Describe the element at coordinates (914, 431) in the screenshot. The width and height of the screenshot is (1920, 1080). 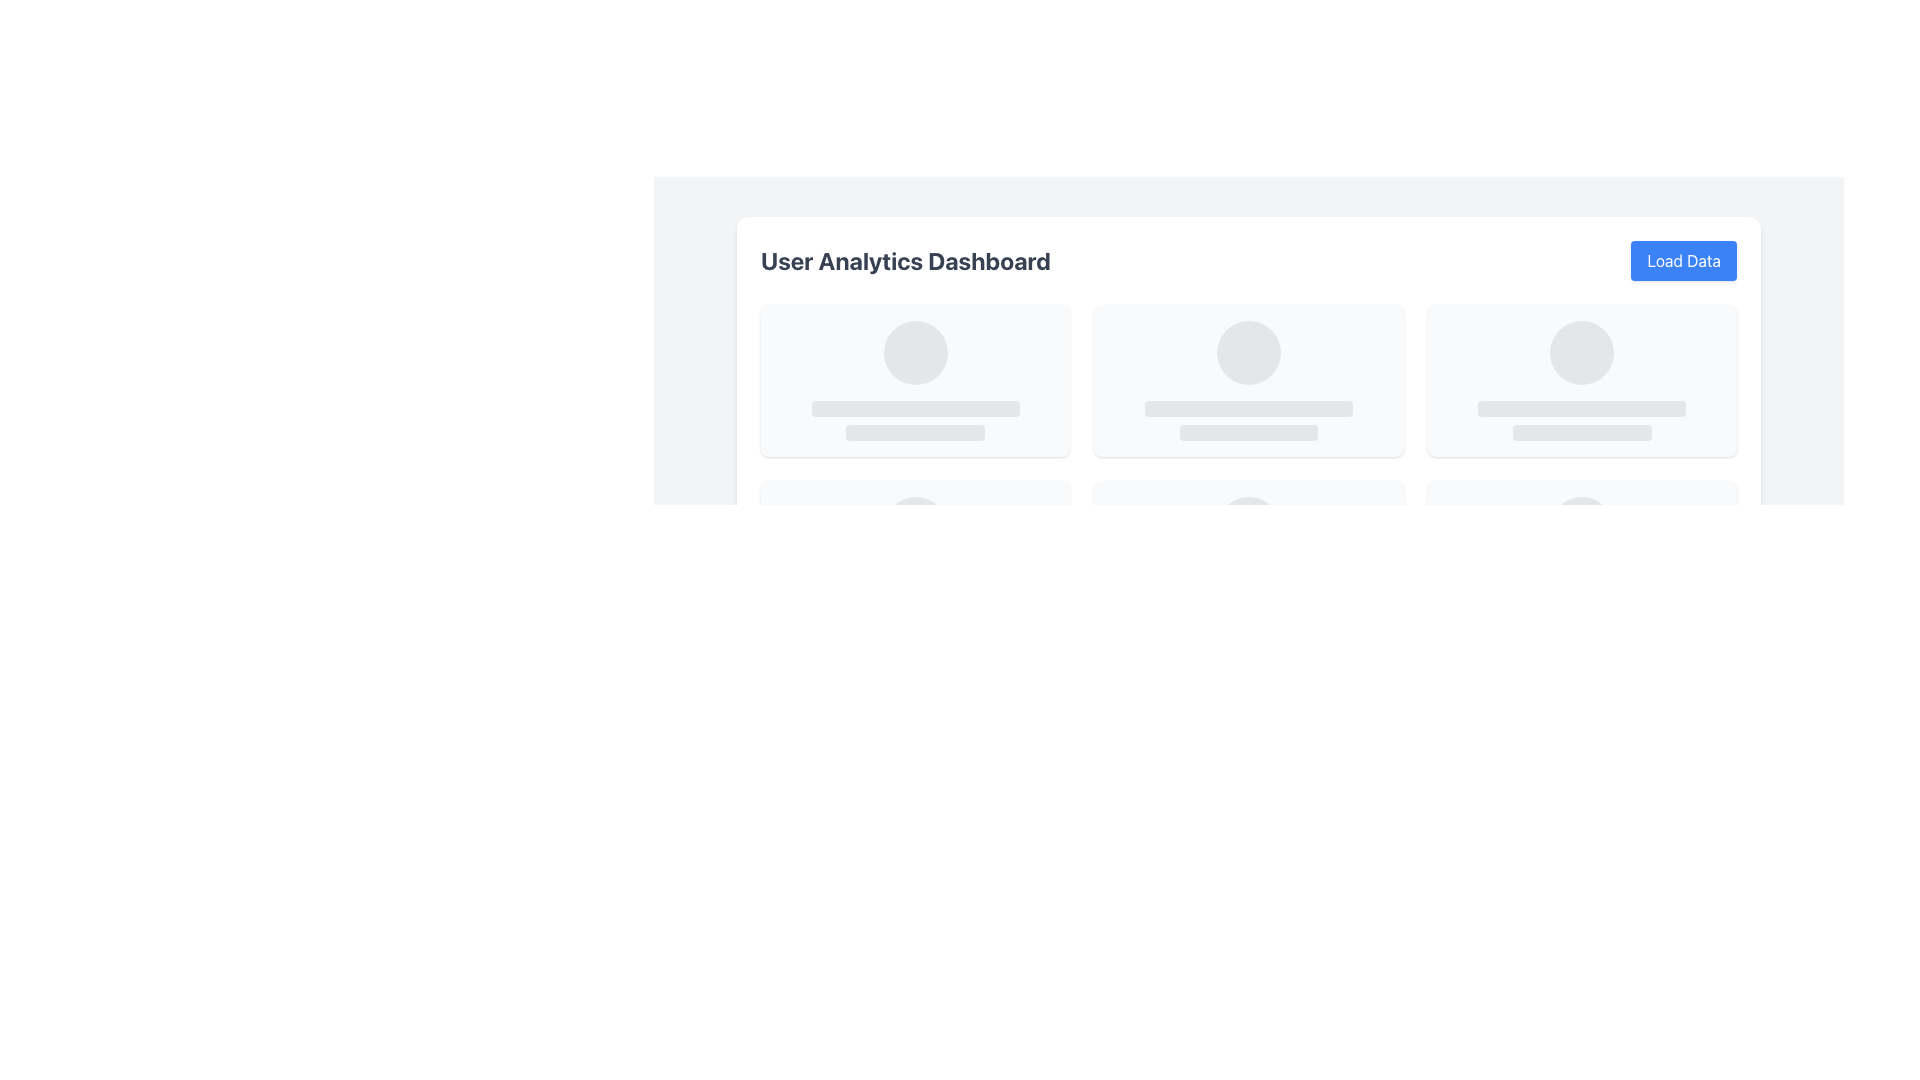
I see `the Placeholder bar, which is a horizontally rectangular gray bar with rounded edges located below a circular placeholder image within the profile structure` at that location.